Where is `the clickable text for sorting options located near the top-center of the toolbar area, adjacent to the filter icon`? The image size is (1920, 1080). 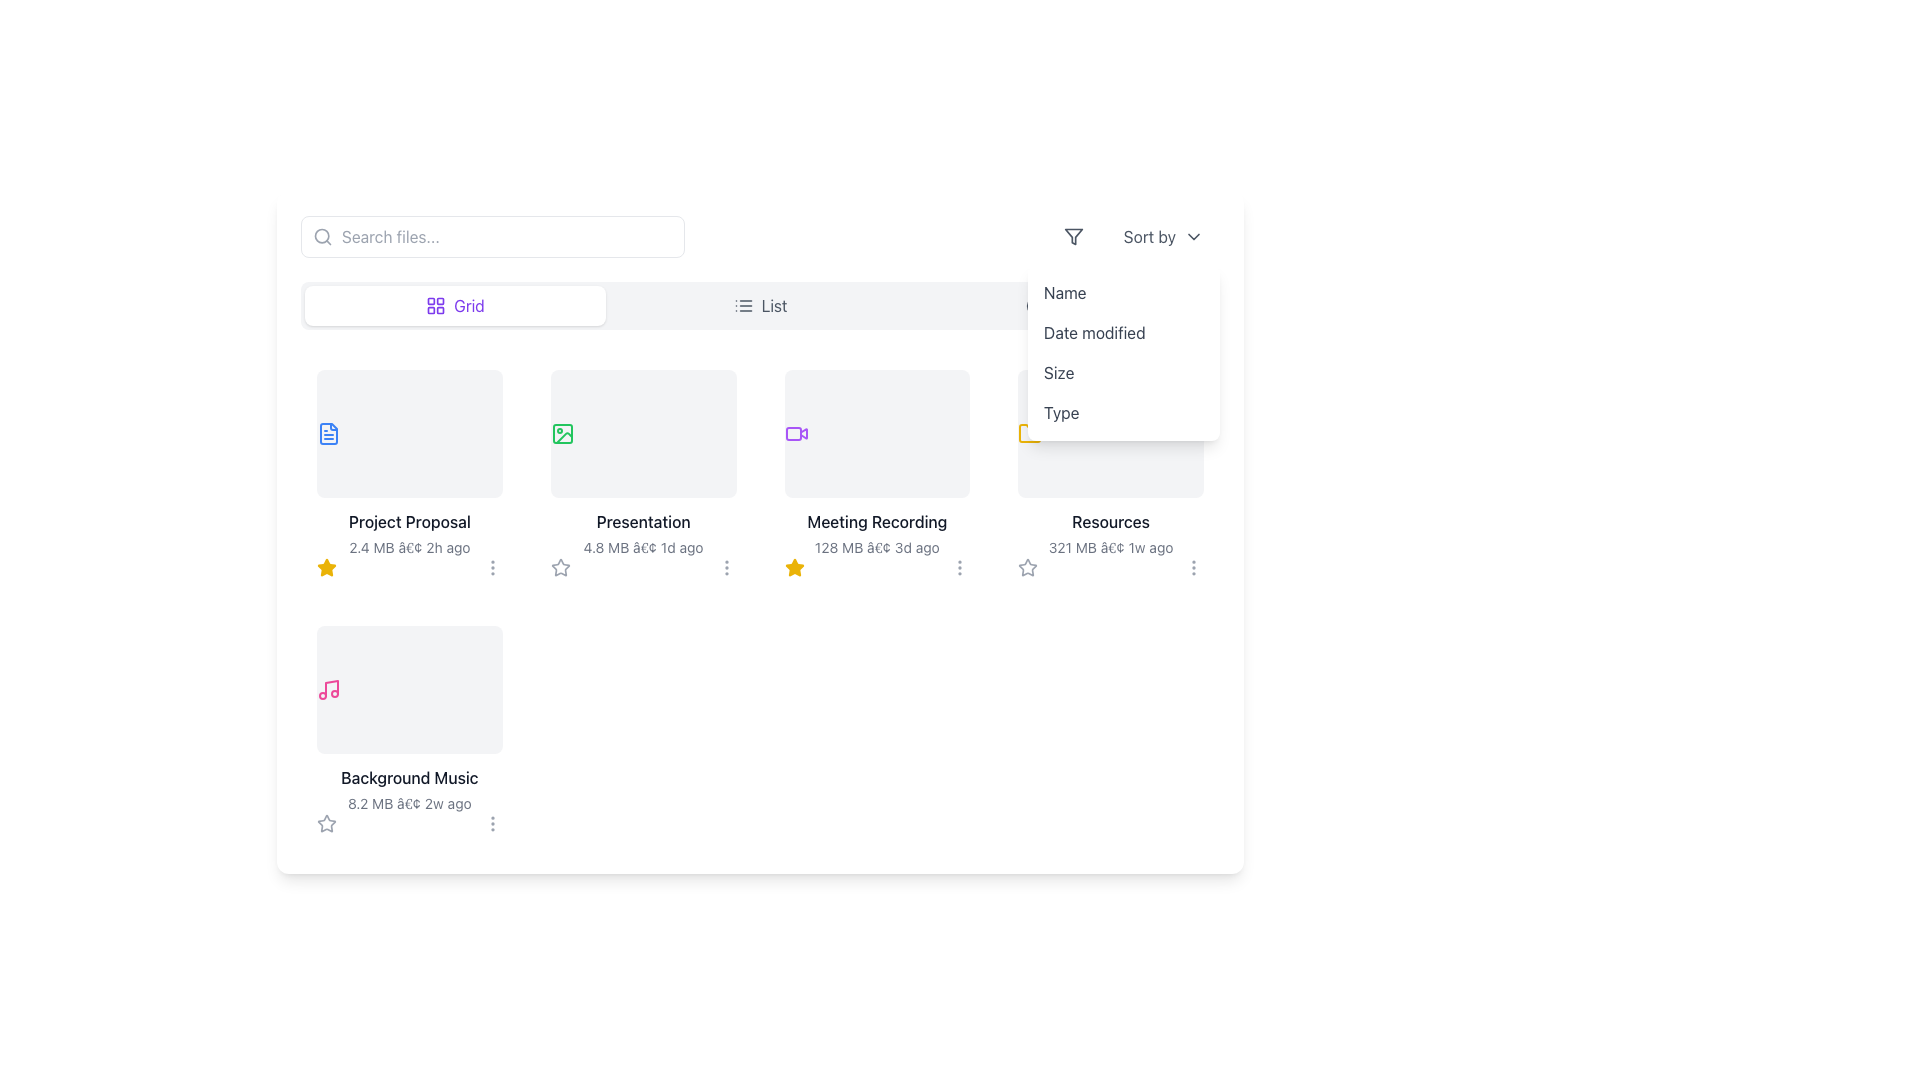
the clickable text for sorting options located near the top-center of the toolbar area, adjacent to the filter icon is located at coordinates (1163, 235).